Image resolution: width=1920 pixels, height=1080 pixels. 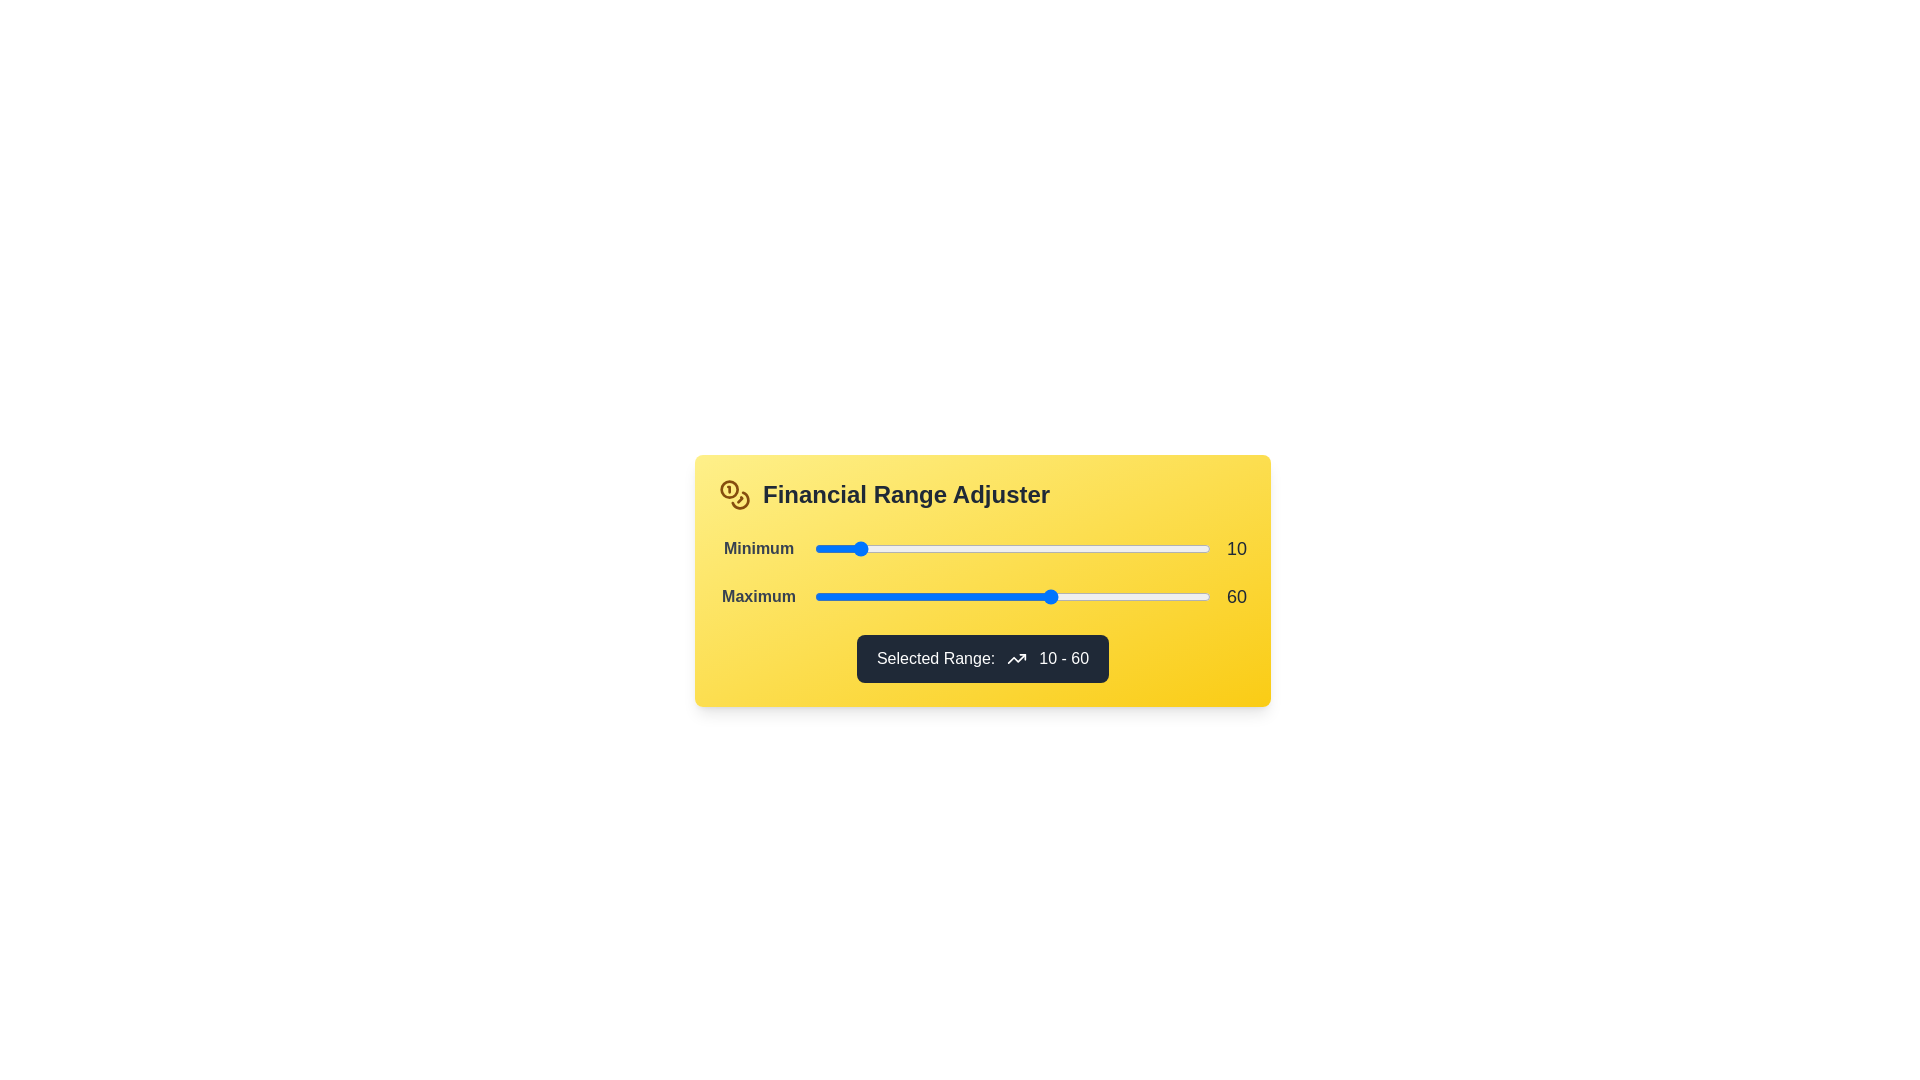 What do you see at coordinates (996, 548) in the screenshot?
I see `the 'Minimum' slider to 46 within its range` at bounding box center [996, 548].